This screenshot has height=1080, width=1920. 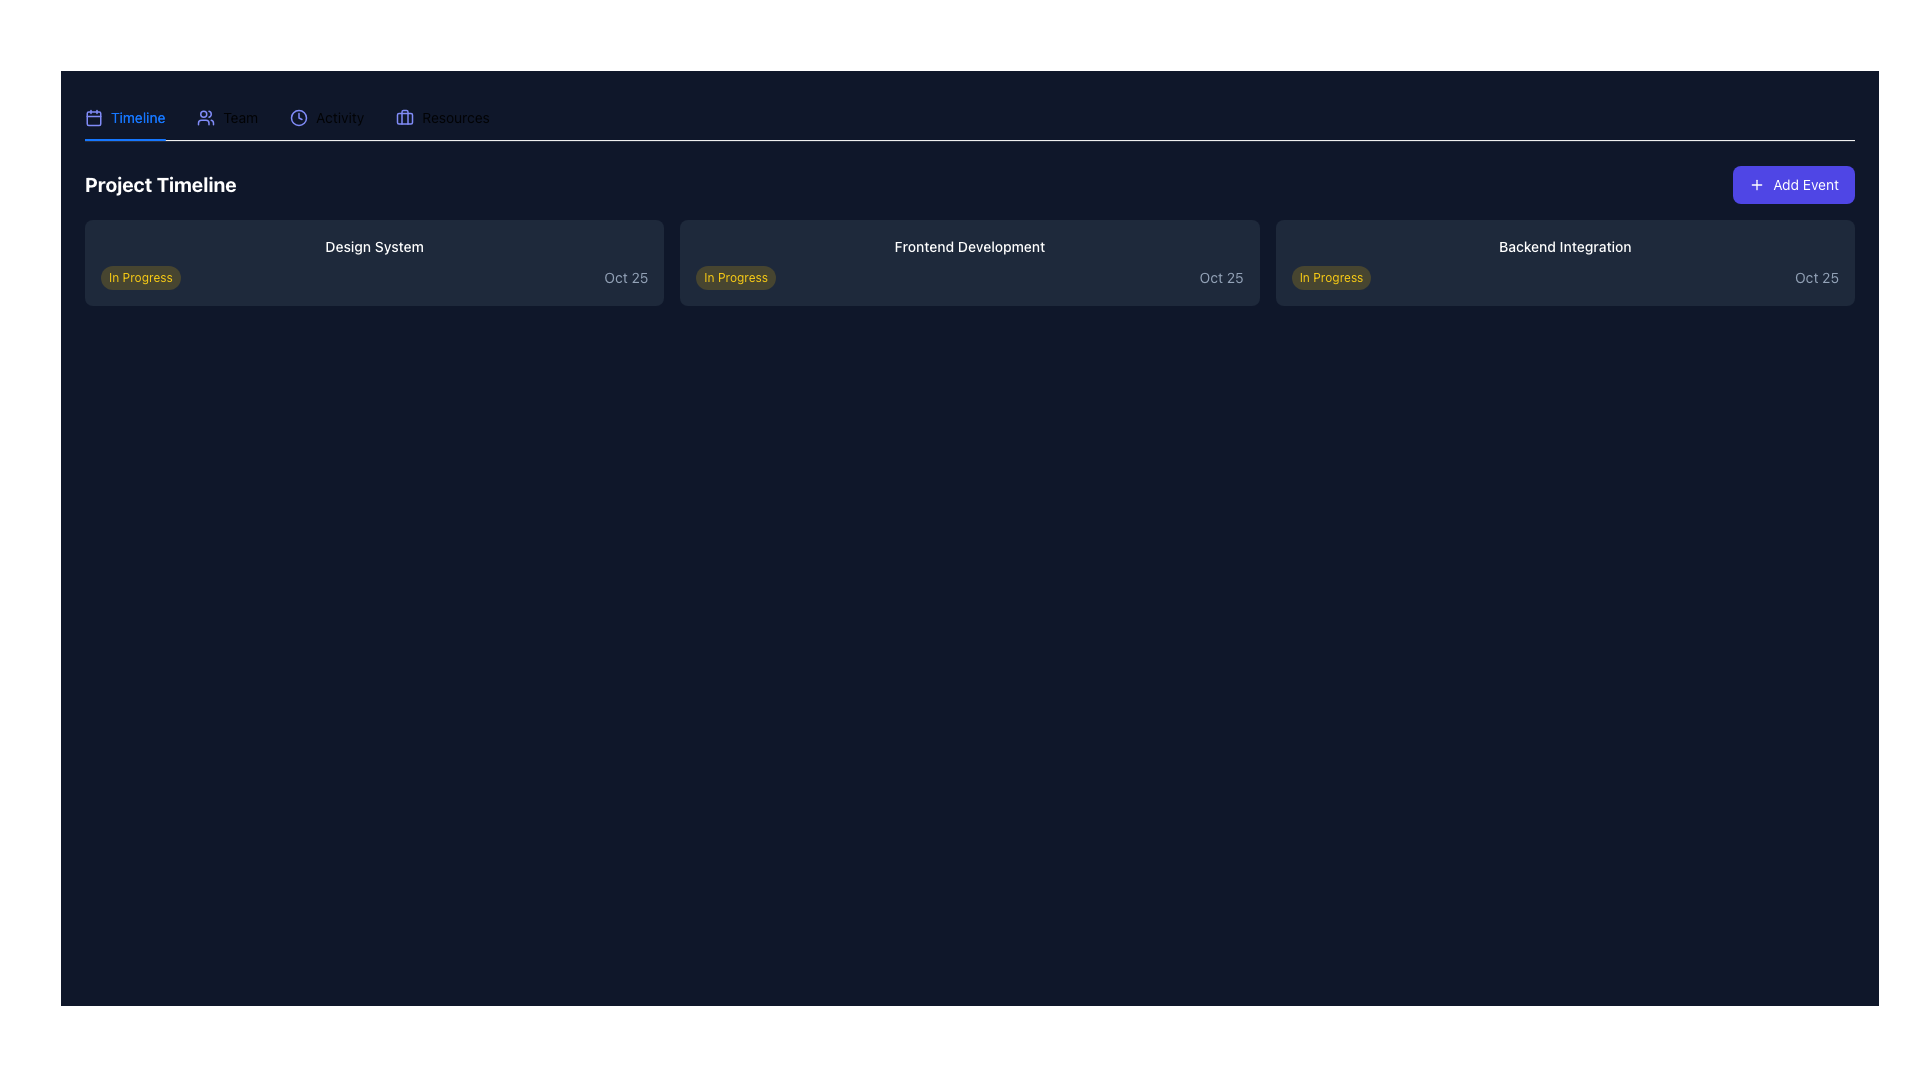 What do you see at coordinates (124, 118) in the screenshot?
I see `the 'Timeline' tab component with a calendar icon` at bounding box center [124, 118].